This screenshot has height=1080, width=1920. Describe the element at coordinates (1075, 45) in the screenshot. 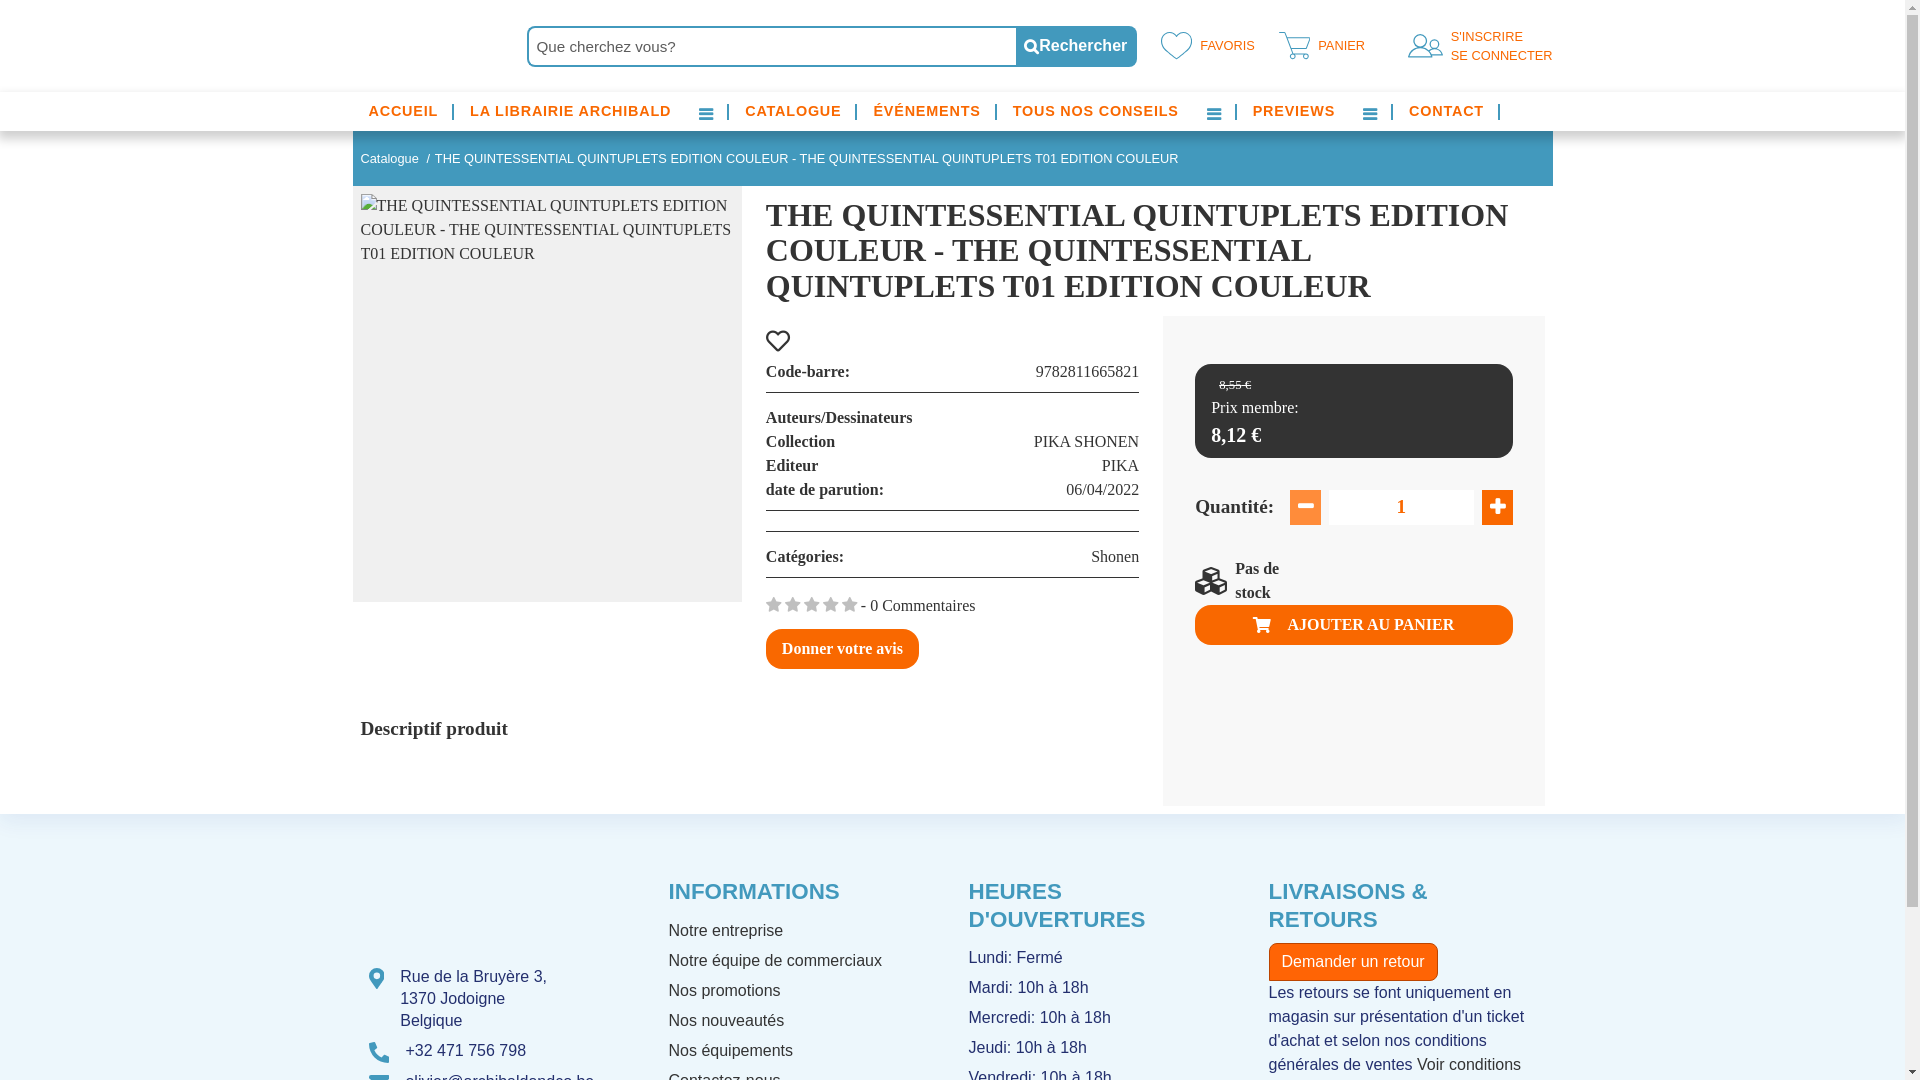

I see `'Rechercher'` at that location.